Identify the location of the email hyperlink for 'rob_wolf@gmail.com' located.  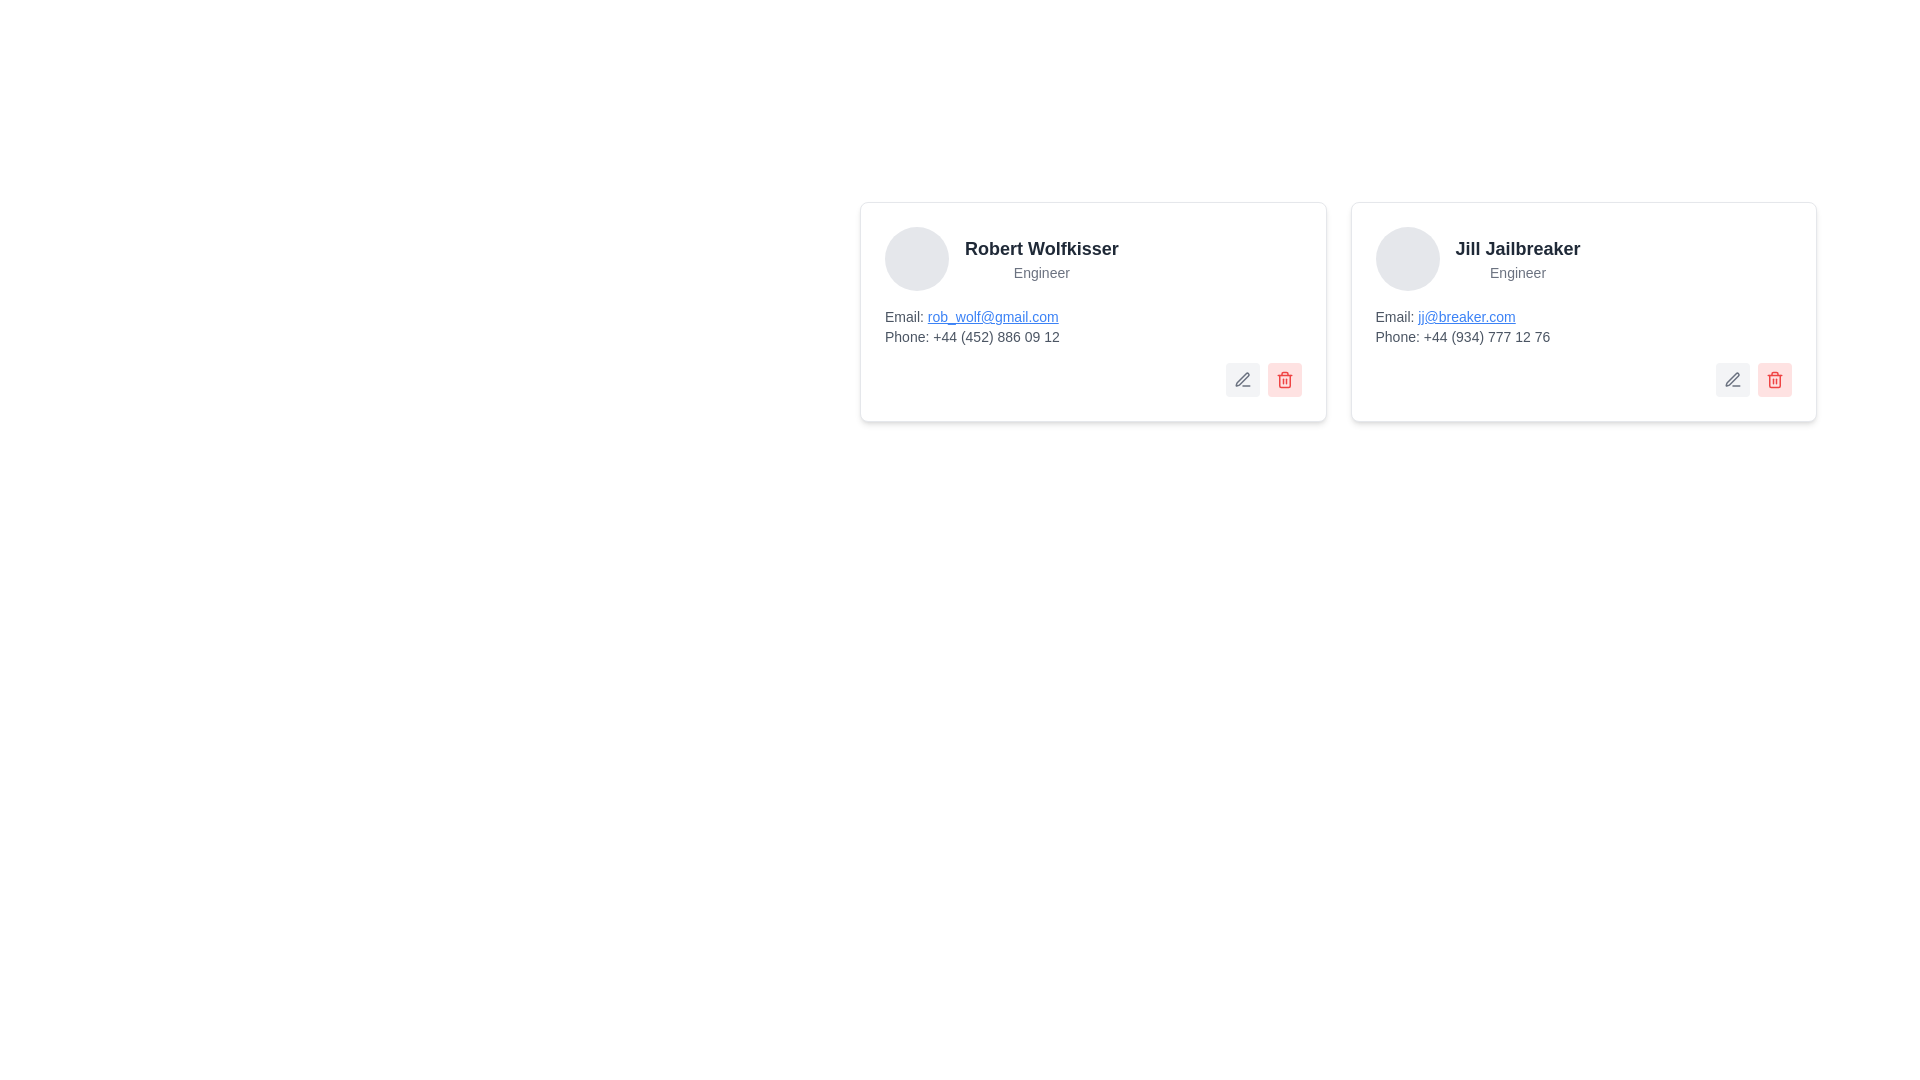
(993, 315).